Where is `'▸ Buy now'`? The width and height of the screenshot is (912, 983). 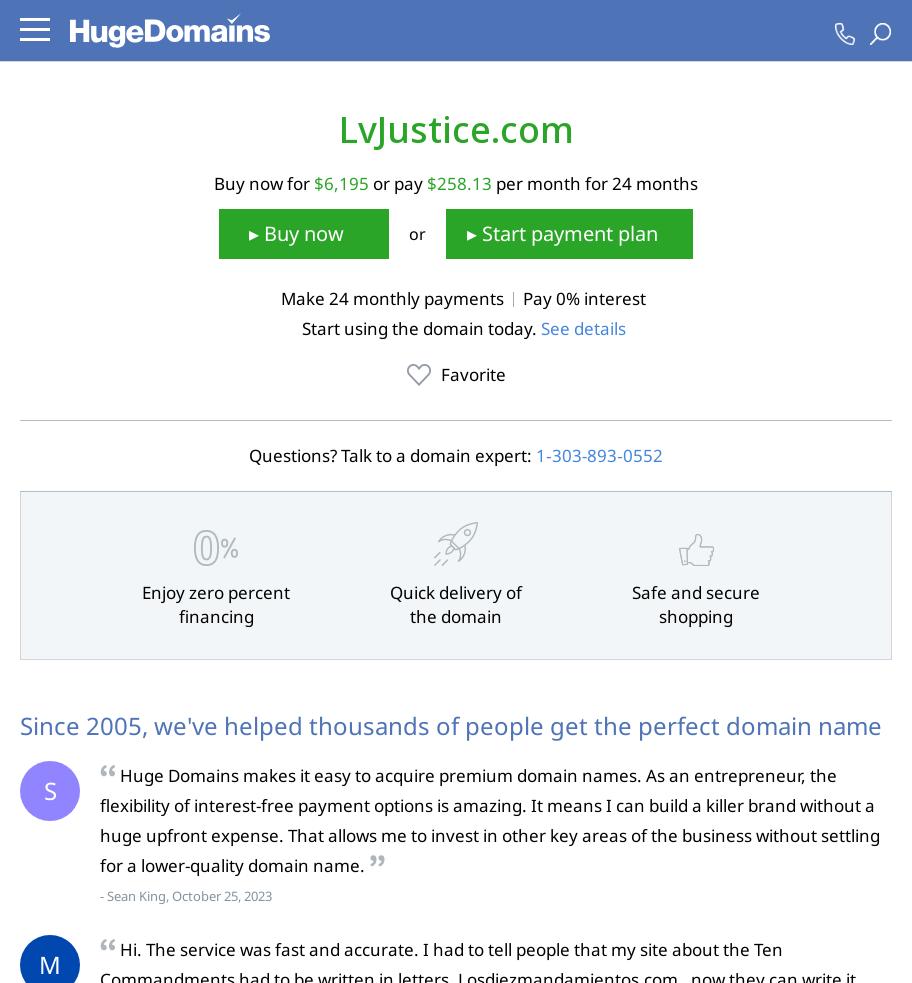 '▸ Buy now' is located at coordinates (295, 232).